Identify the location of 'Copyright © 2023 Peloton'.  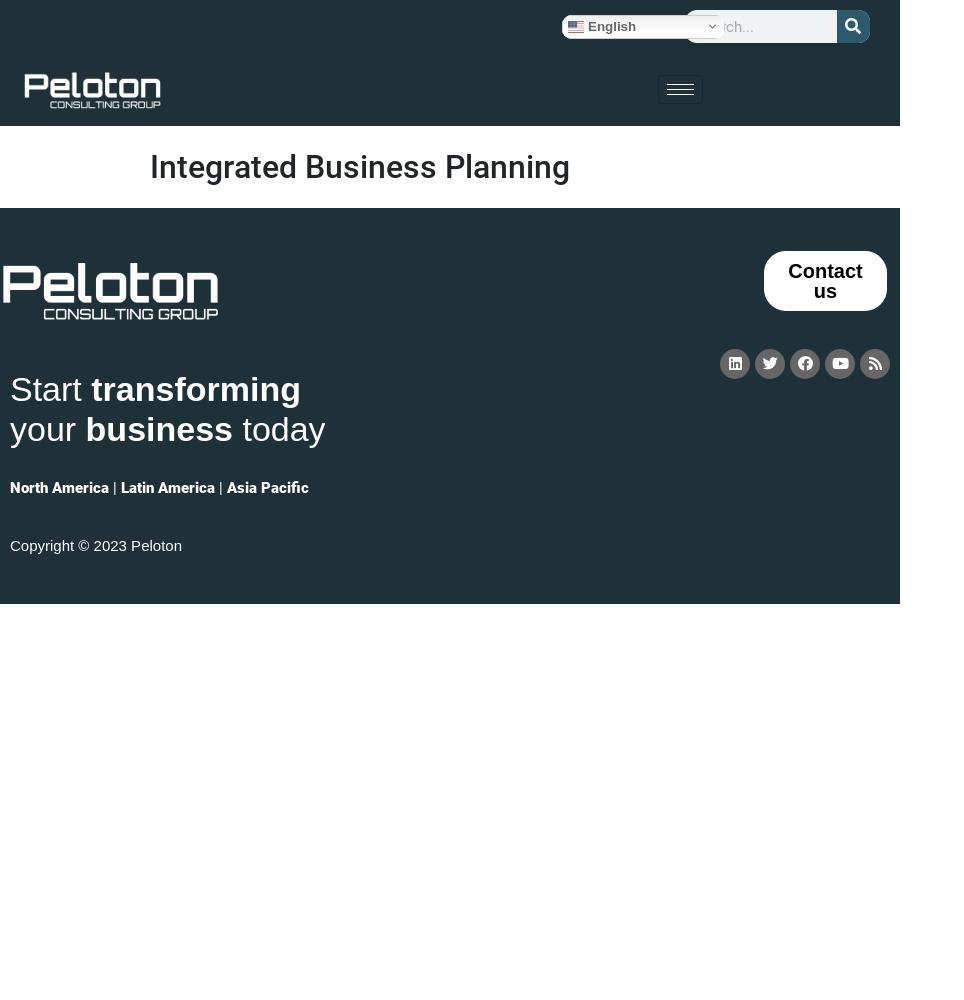
(95, 545).